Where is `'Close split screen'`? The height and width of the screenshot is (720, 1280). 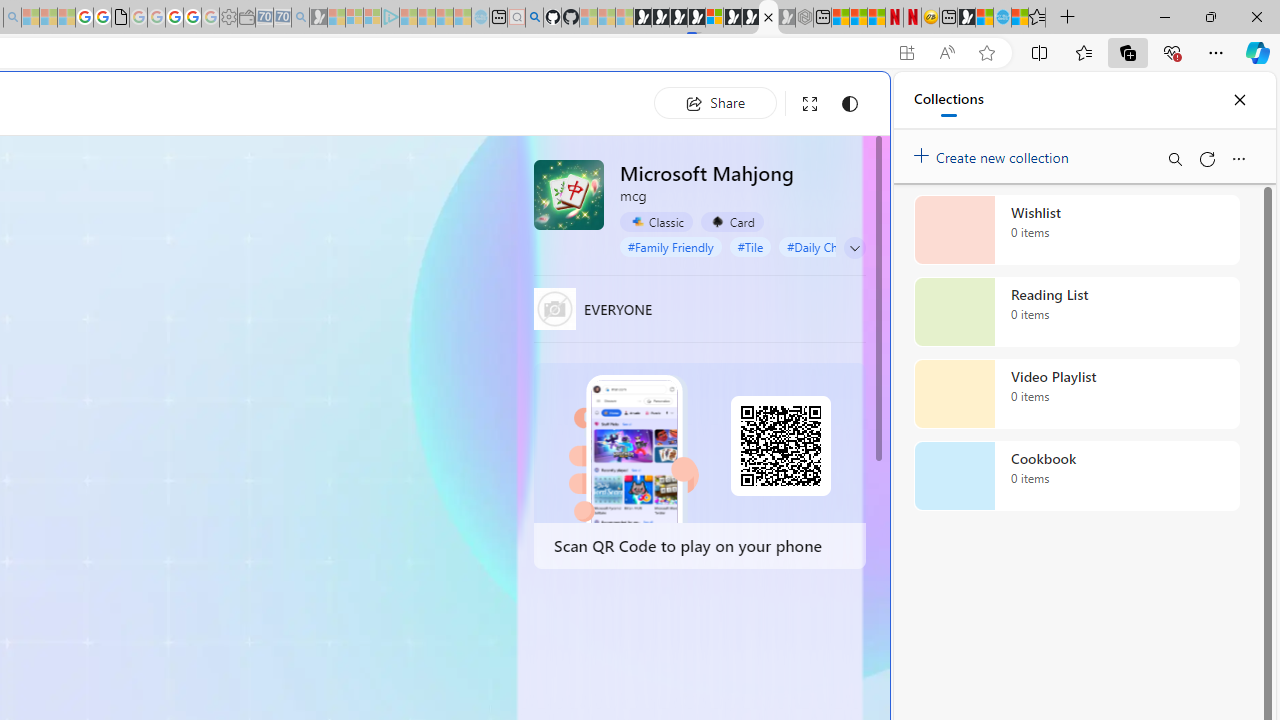
'Close split screen' is located at coordinates (844, 102).